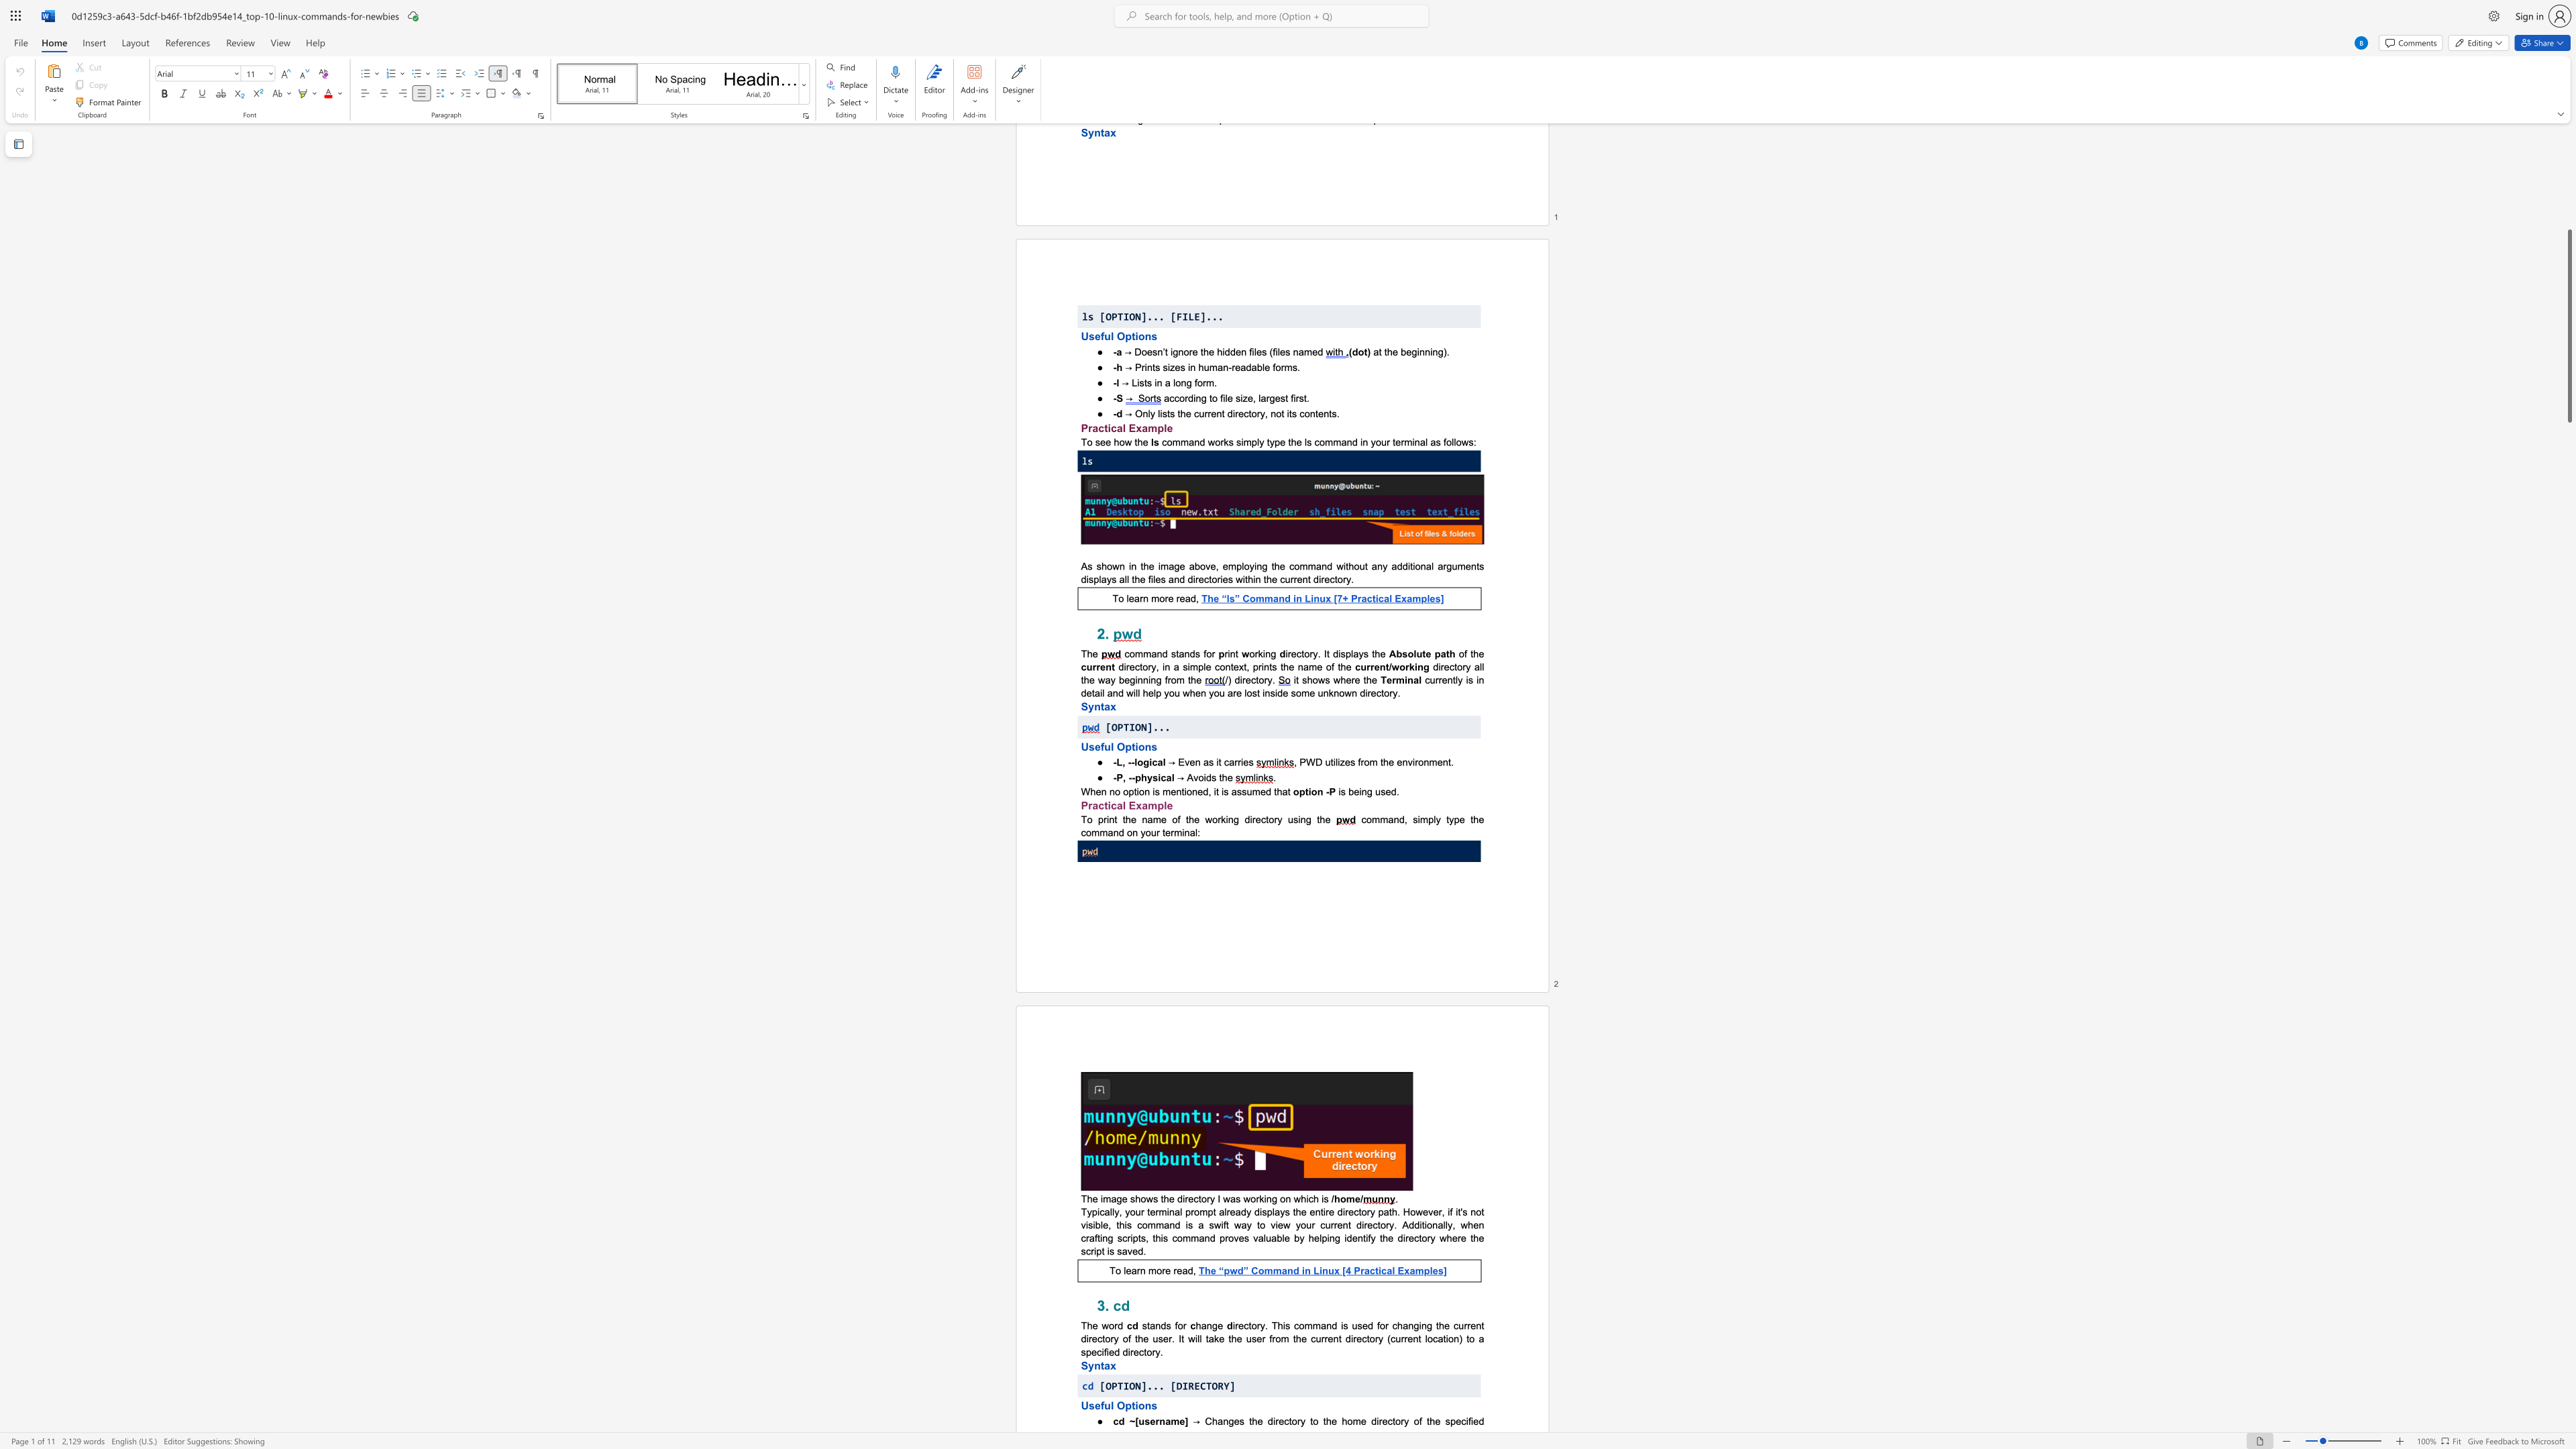 The width and height of the screenshot is (2576, 1449). I want to click on the subset text "tional" within the text "not visible, this command is a swift way to view your current directory. Additionally, when crafting scripts, this command proves valuable by helping", so click(1421, 1224).